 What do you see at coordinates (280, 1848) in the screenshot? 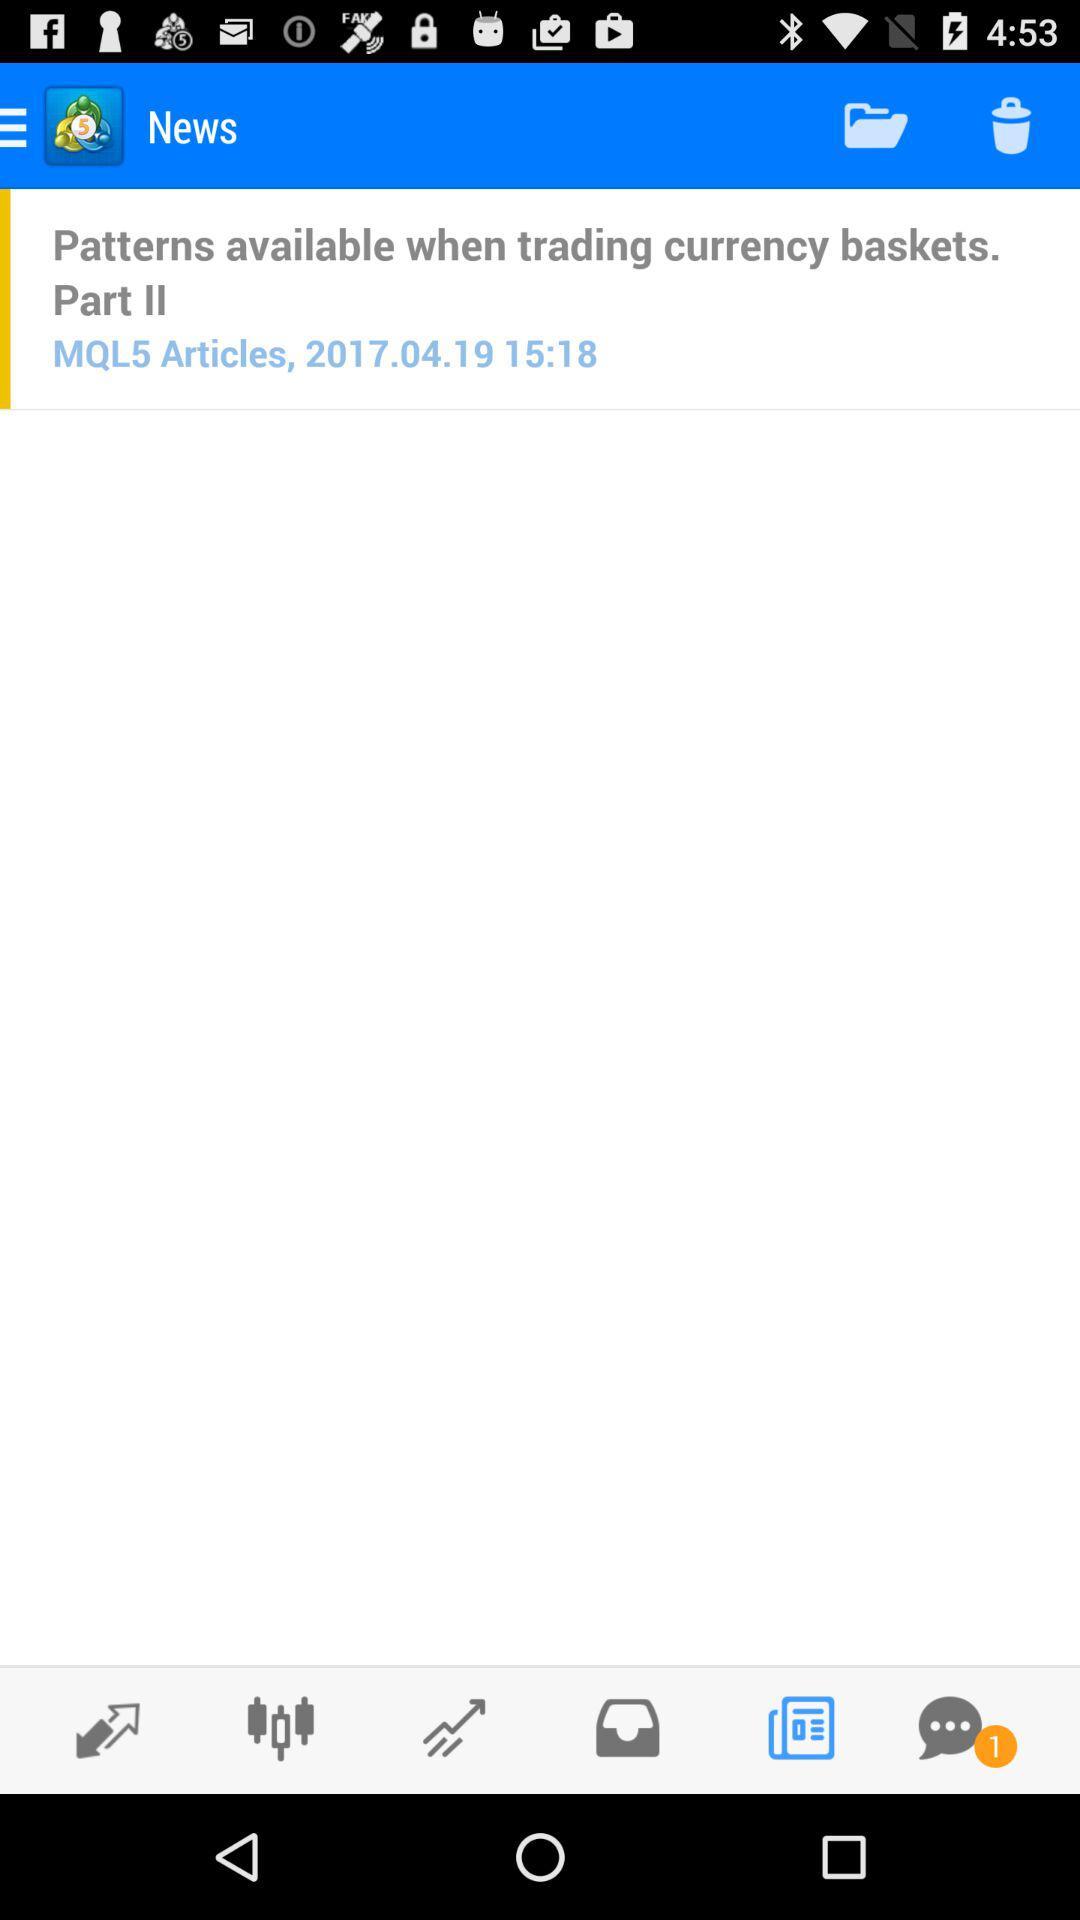
I see `the sliders icon` at bounding box center [280, 1848].